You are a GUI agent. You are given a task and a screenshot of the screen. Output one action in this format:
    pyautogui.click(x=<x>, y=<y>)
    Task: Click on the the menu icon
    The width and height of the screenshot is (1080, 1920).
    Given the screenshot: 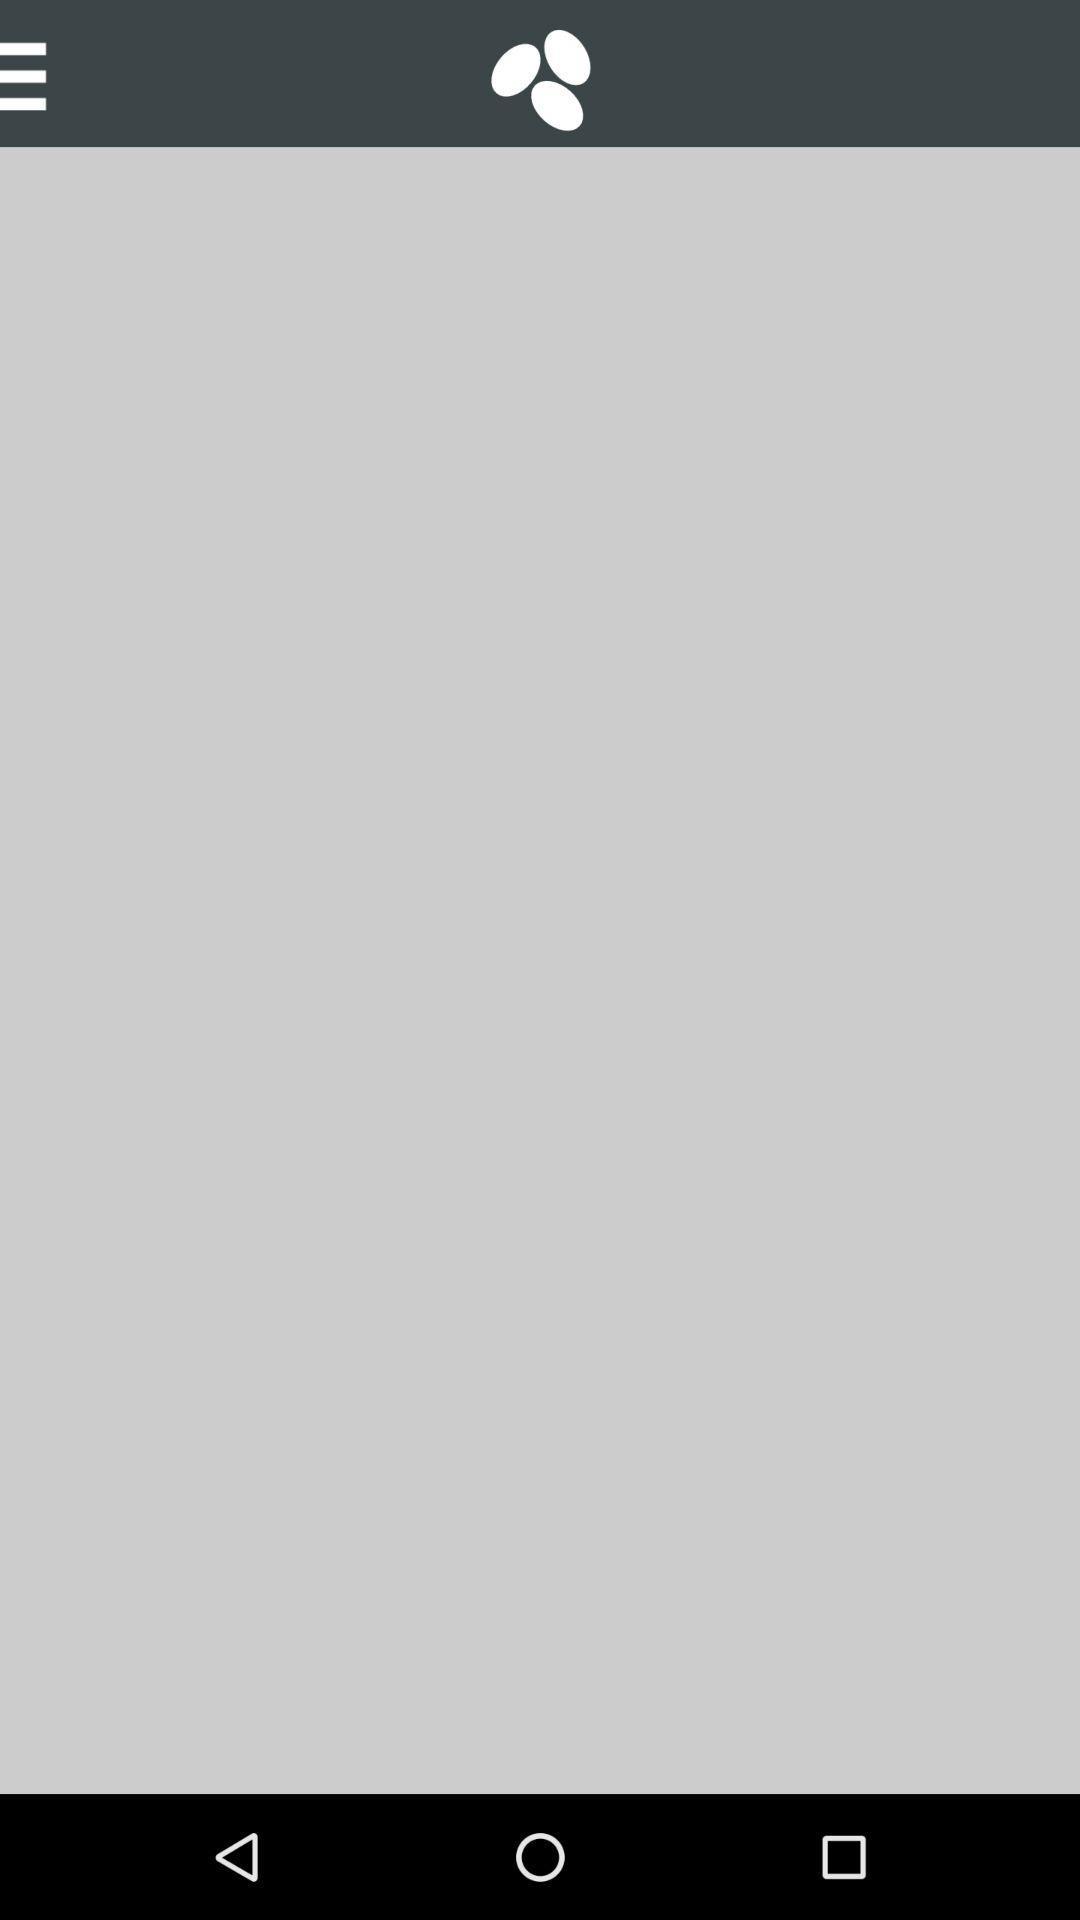 What is the action you would take?
    pyautogui.click(x=36, y=73)
    